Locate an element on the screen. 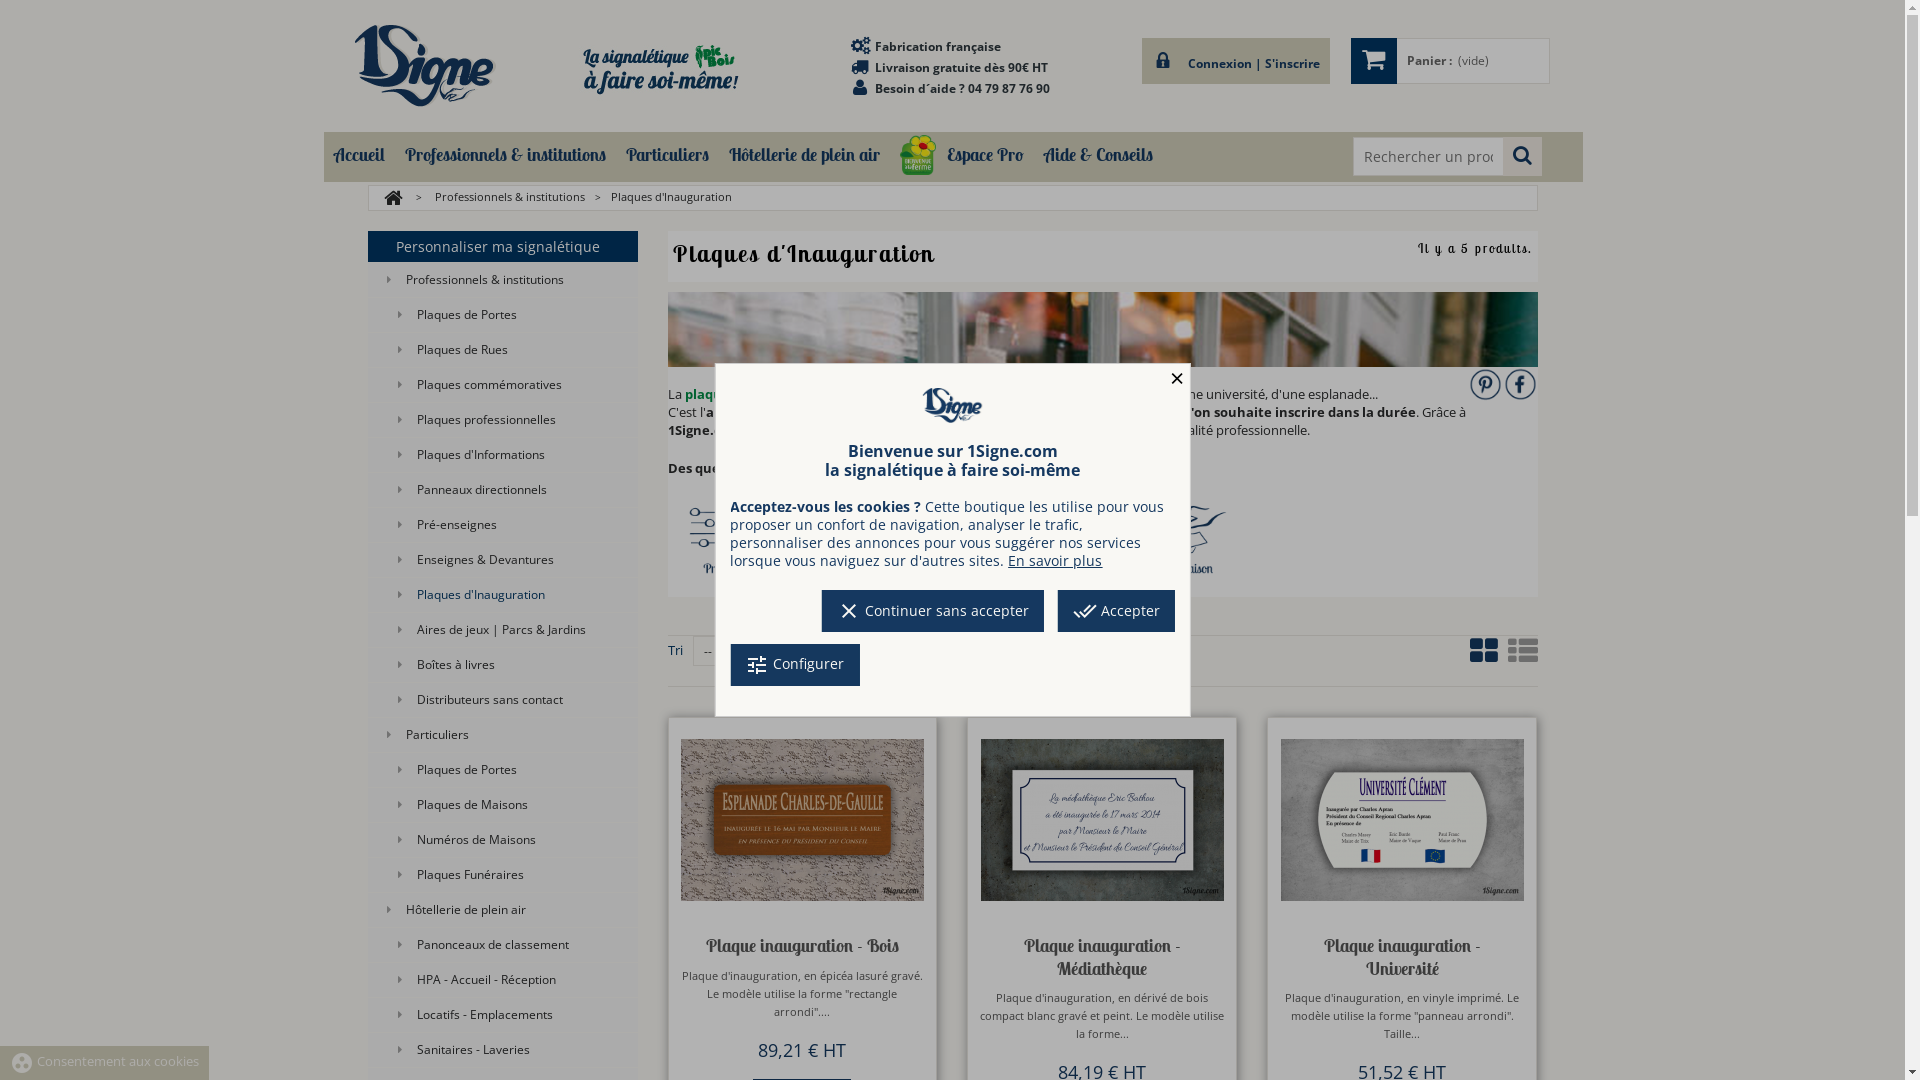  'Plaques de Rues' is located at coordinates (368, 349).